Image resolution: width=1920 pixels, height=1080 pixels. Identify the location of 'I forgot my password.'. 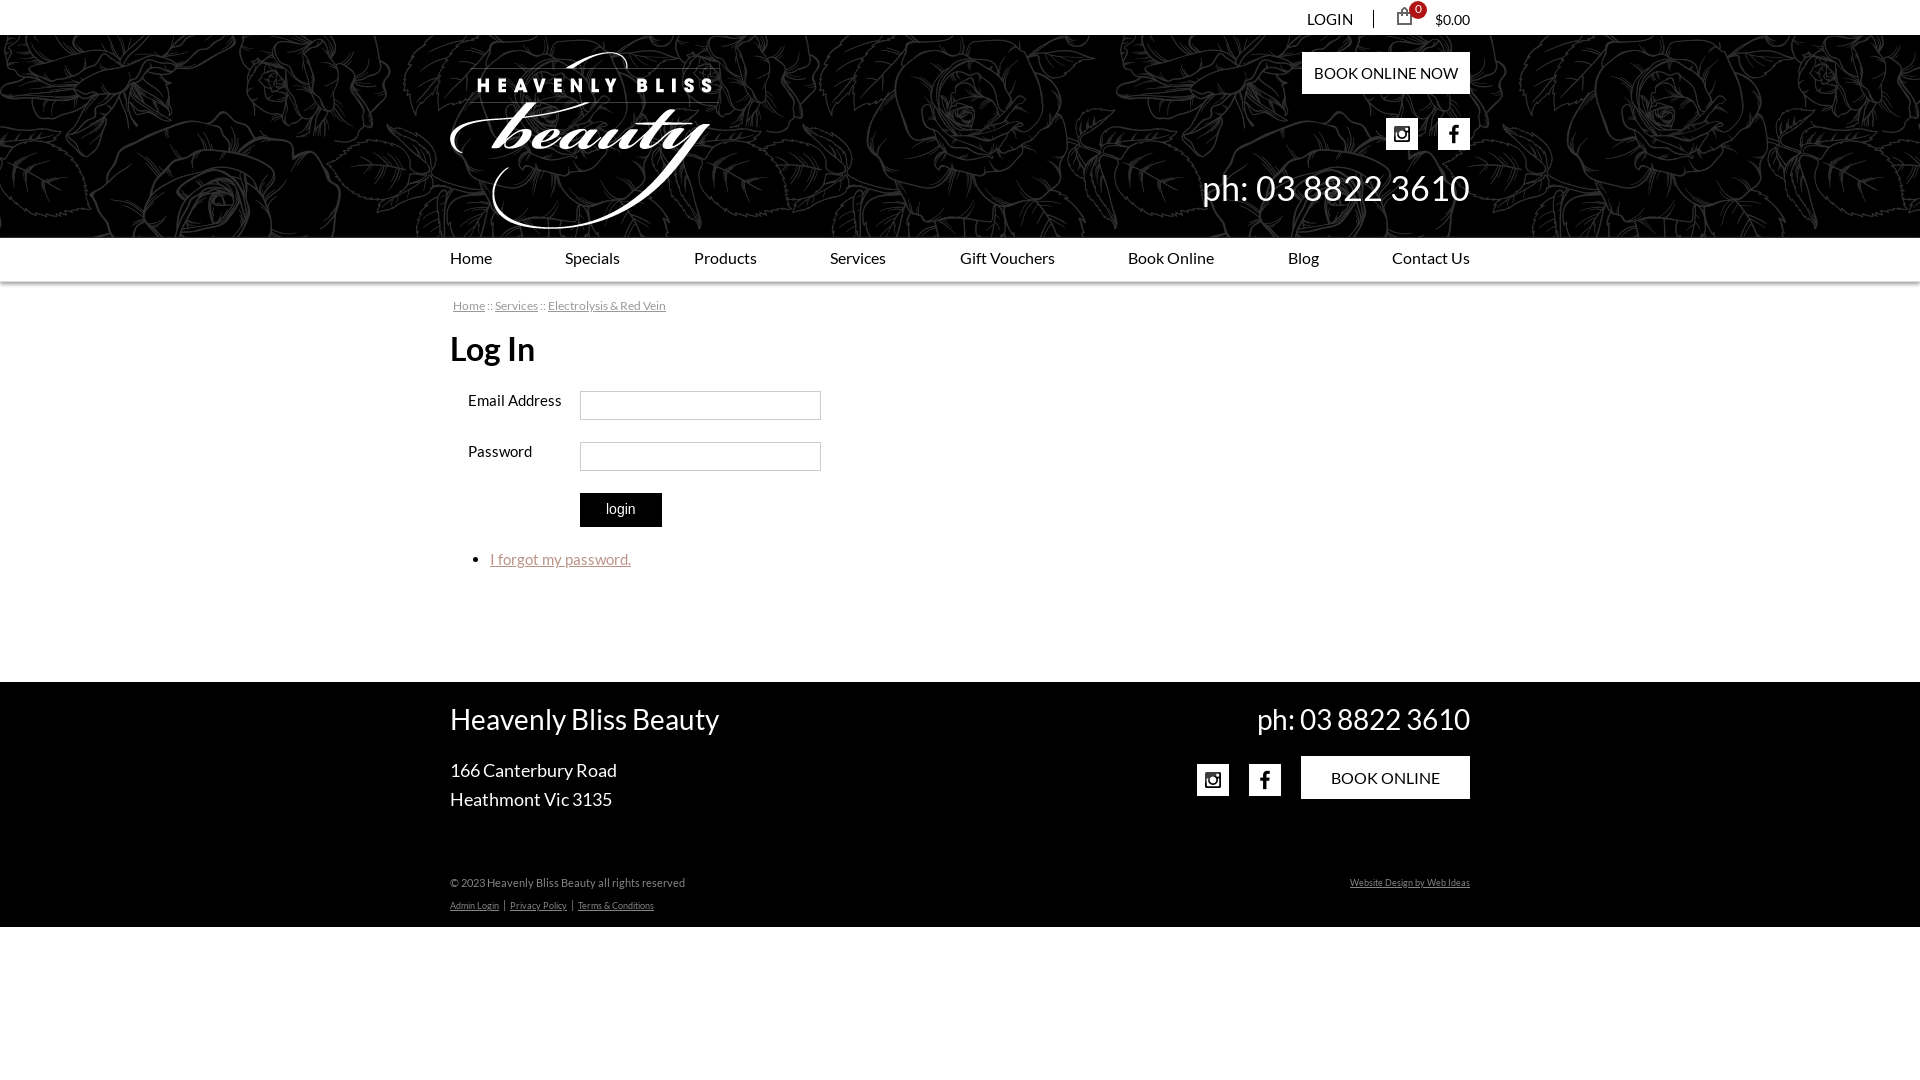
(560, 559).